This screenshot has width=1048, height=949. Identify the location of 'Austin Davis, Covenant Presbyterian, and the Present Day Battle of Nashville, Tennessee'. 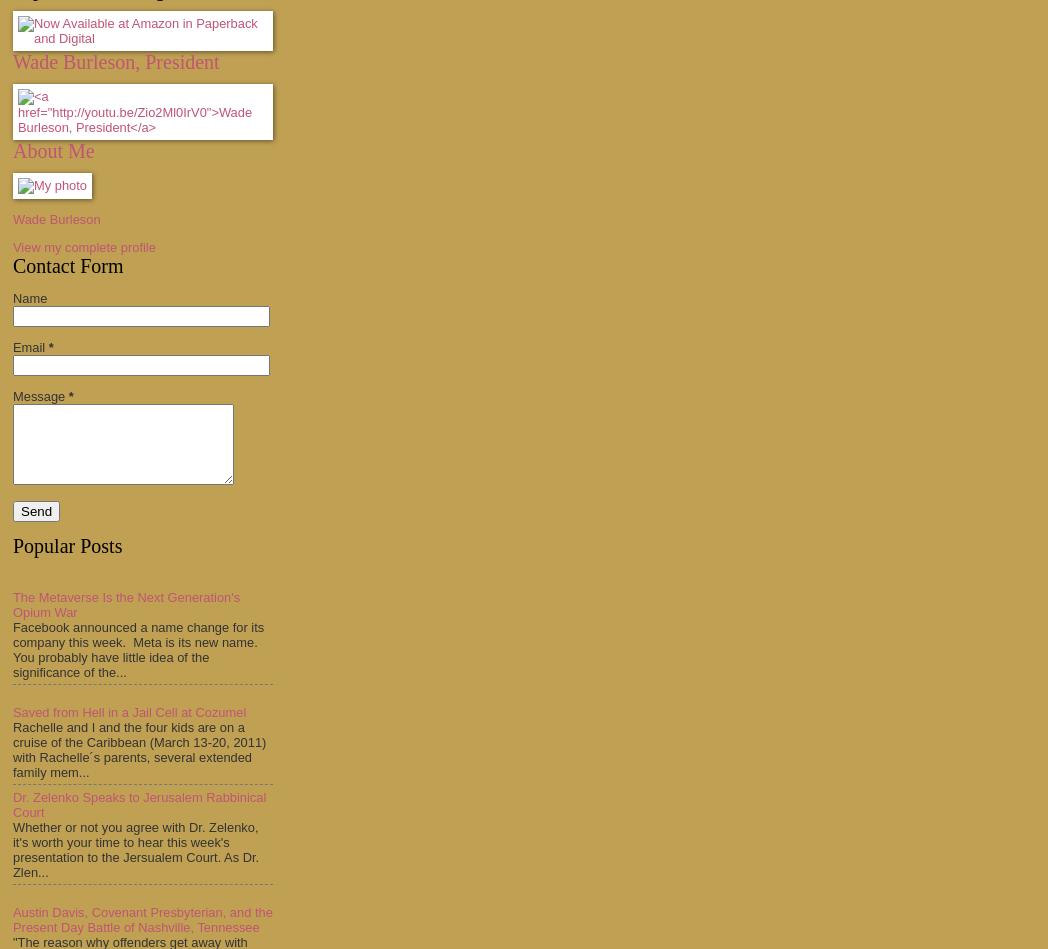
(11, 918).